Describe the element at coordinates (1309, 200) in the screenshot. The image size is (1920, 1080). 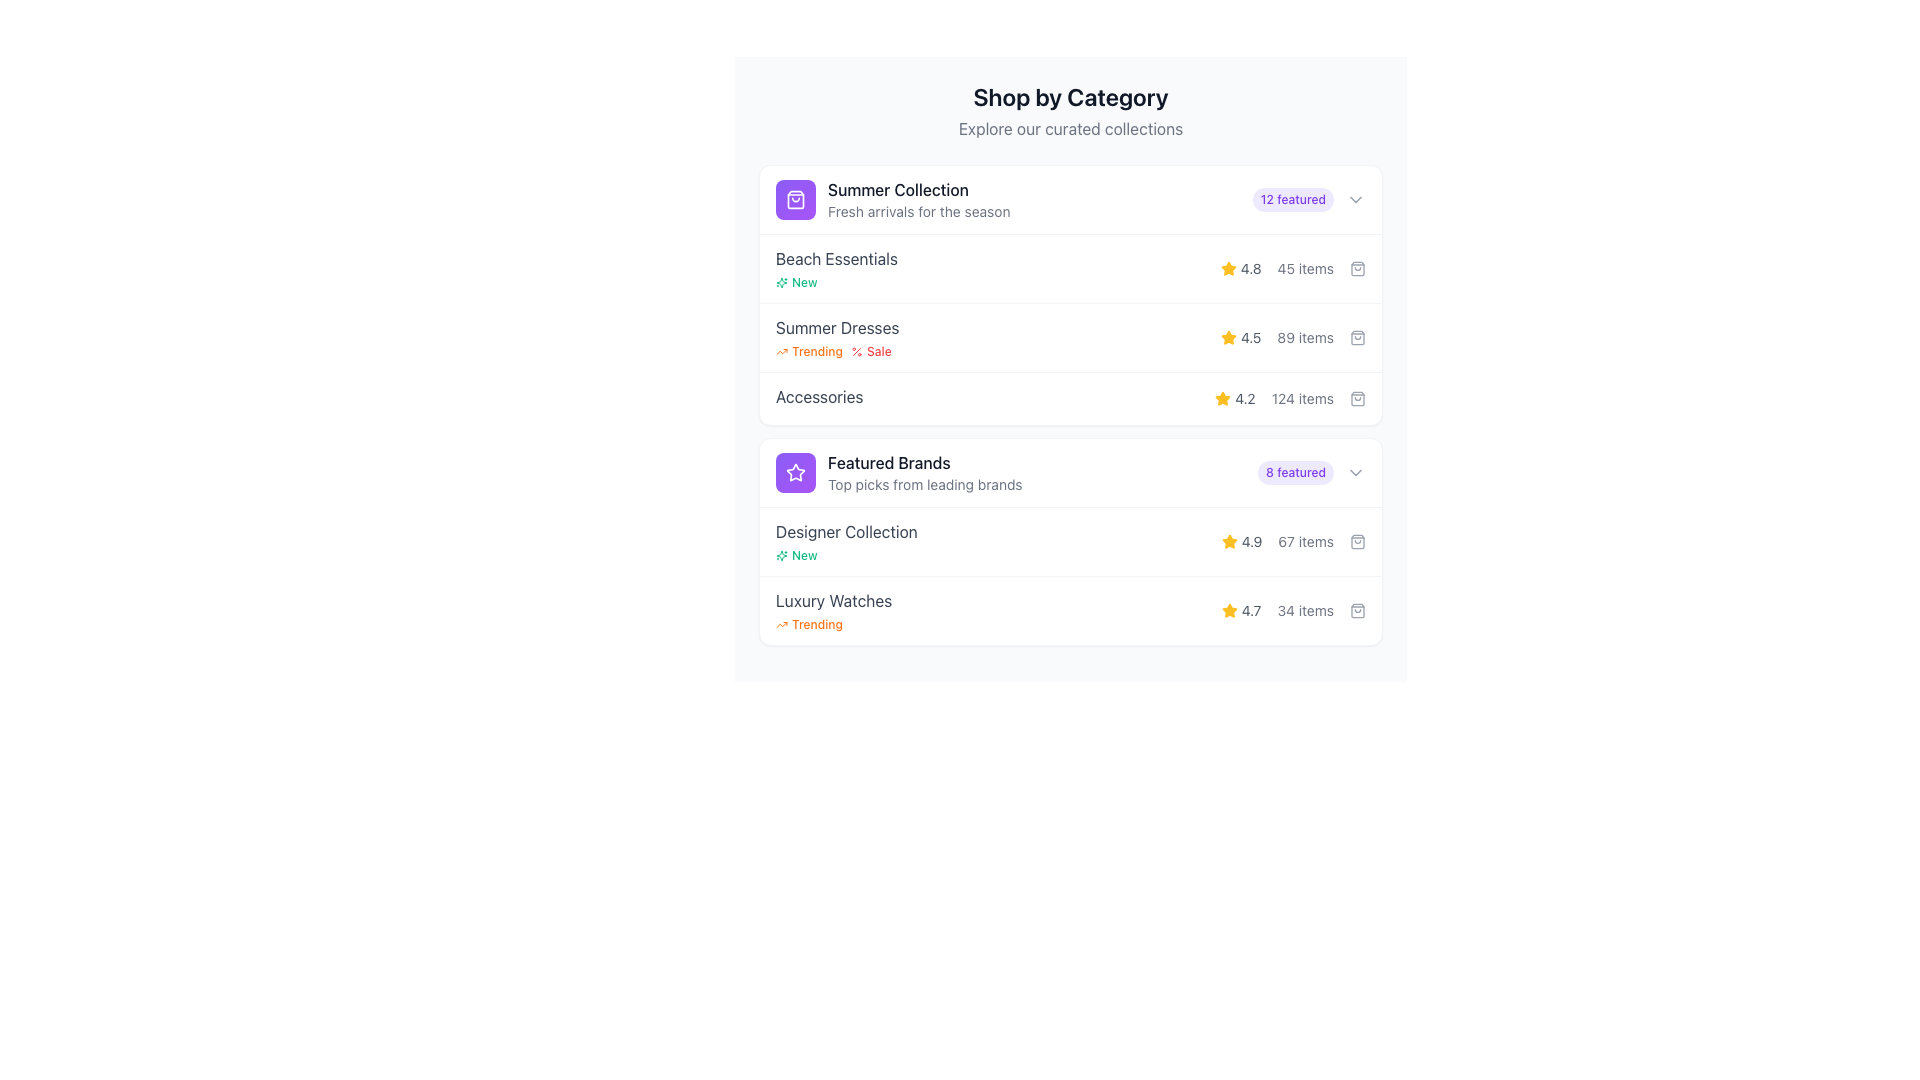
I see `the content of the badge labeled '12 featured', which is a small, rounded label with purple text on a light purple background, located in the upper-right corner of the 'Summer Collection' section` at that location.